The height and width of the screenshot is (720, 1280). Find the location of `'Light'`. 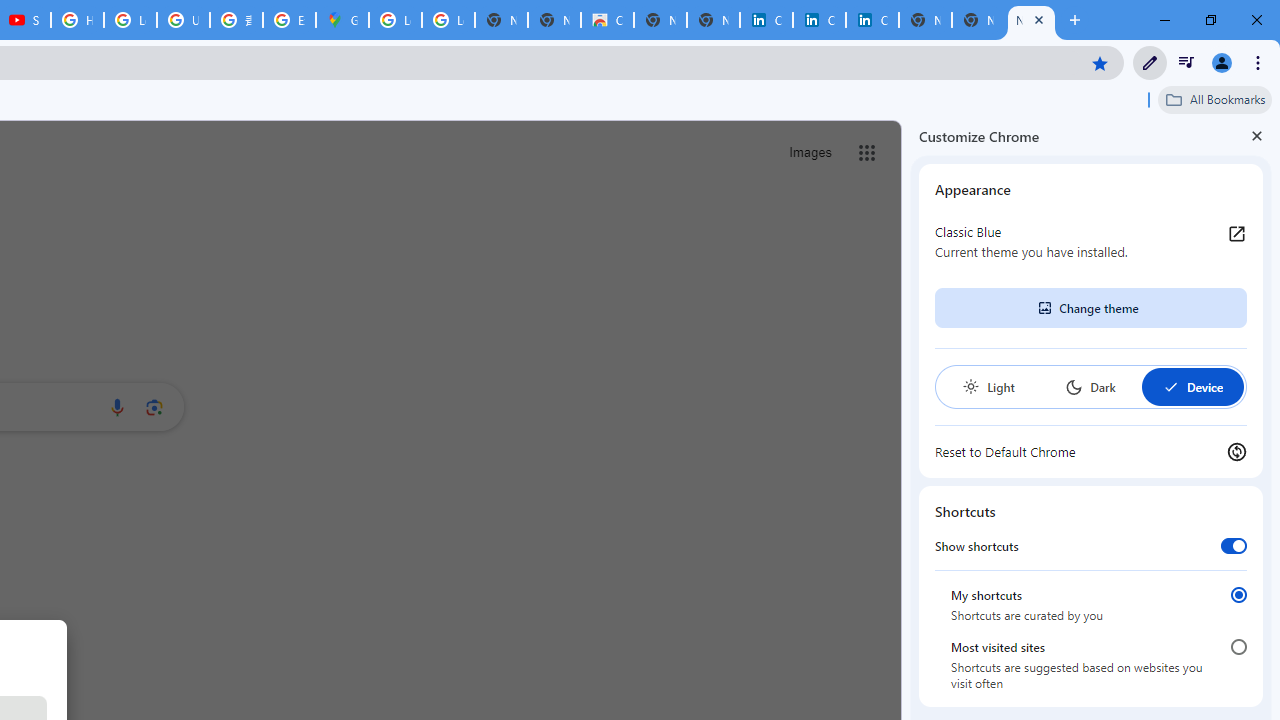

'Light' is located at coordinates (988, 387).